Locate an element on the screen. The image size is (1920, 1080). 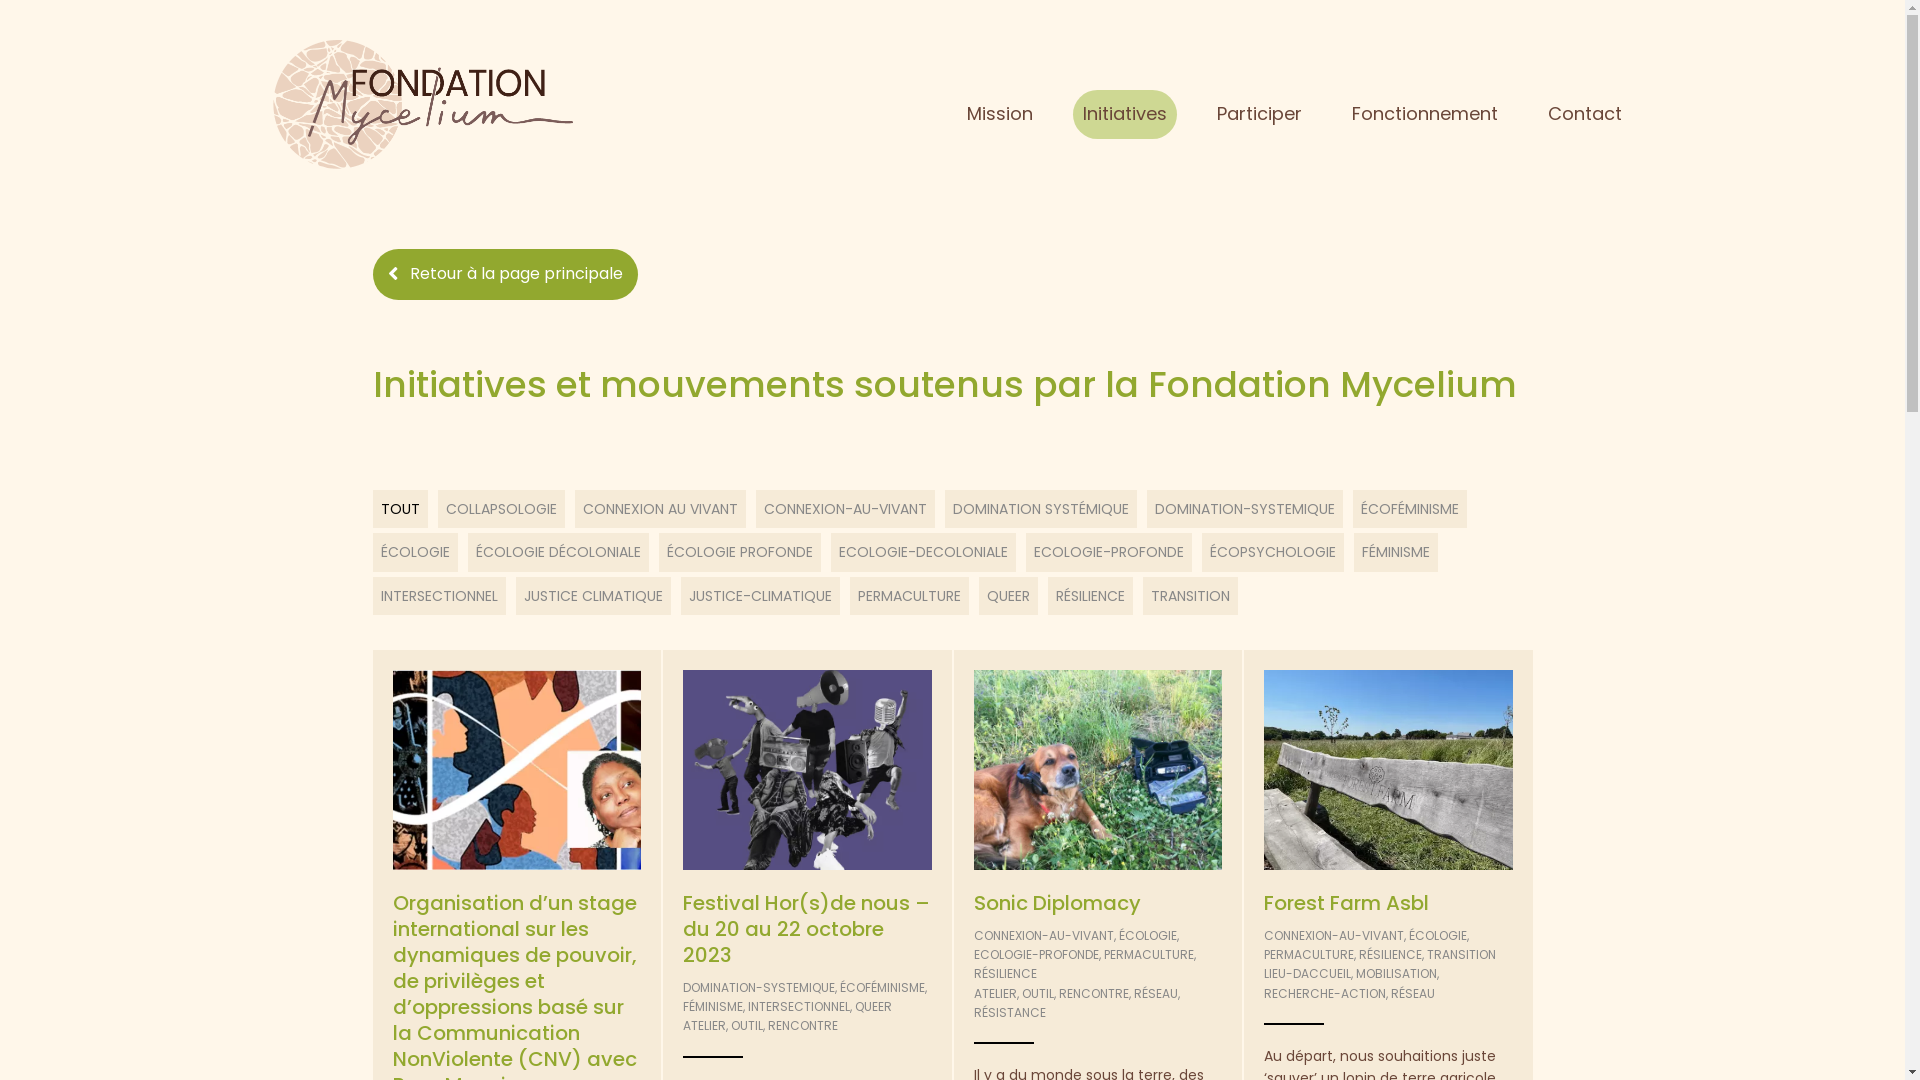
'LIEU-DACCUEIL' is located at coordinates (1307, 972).